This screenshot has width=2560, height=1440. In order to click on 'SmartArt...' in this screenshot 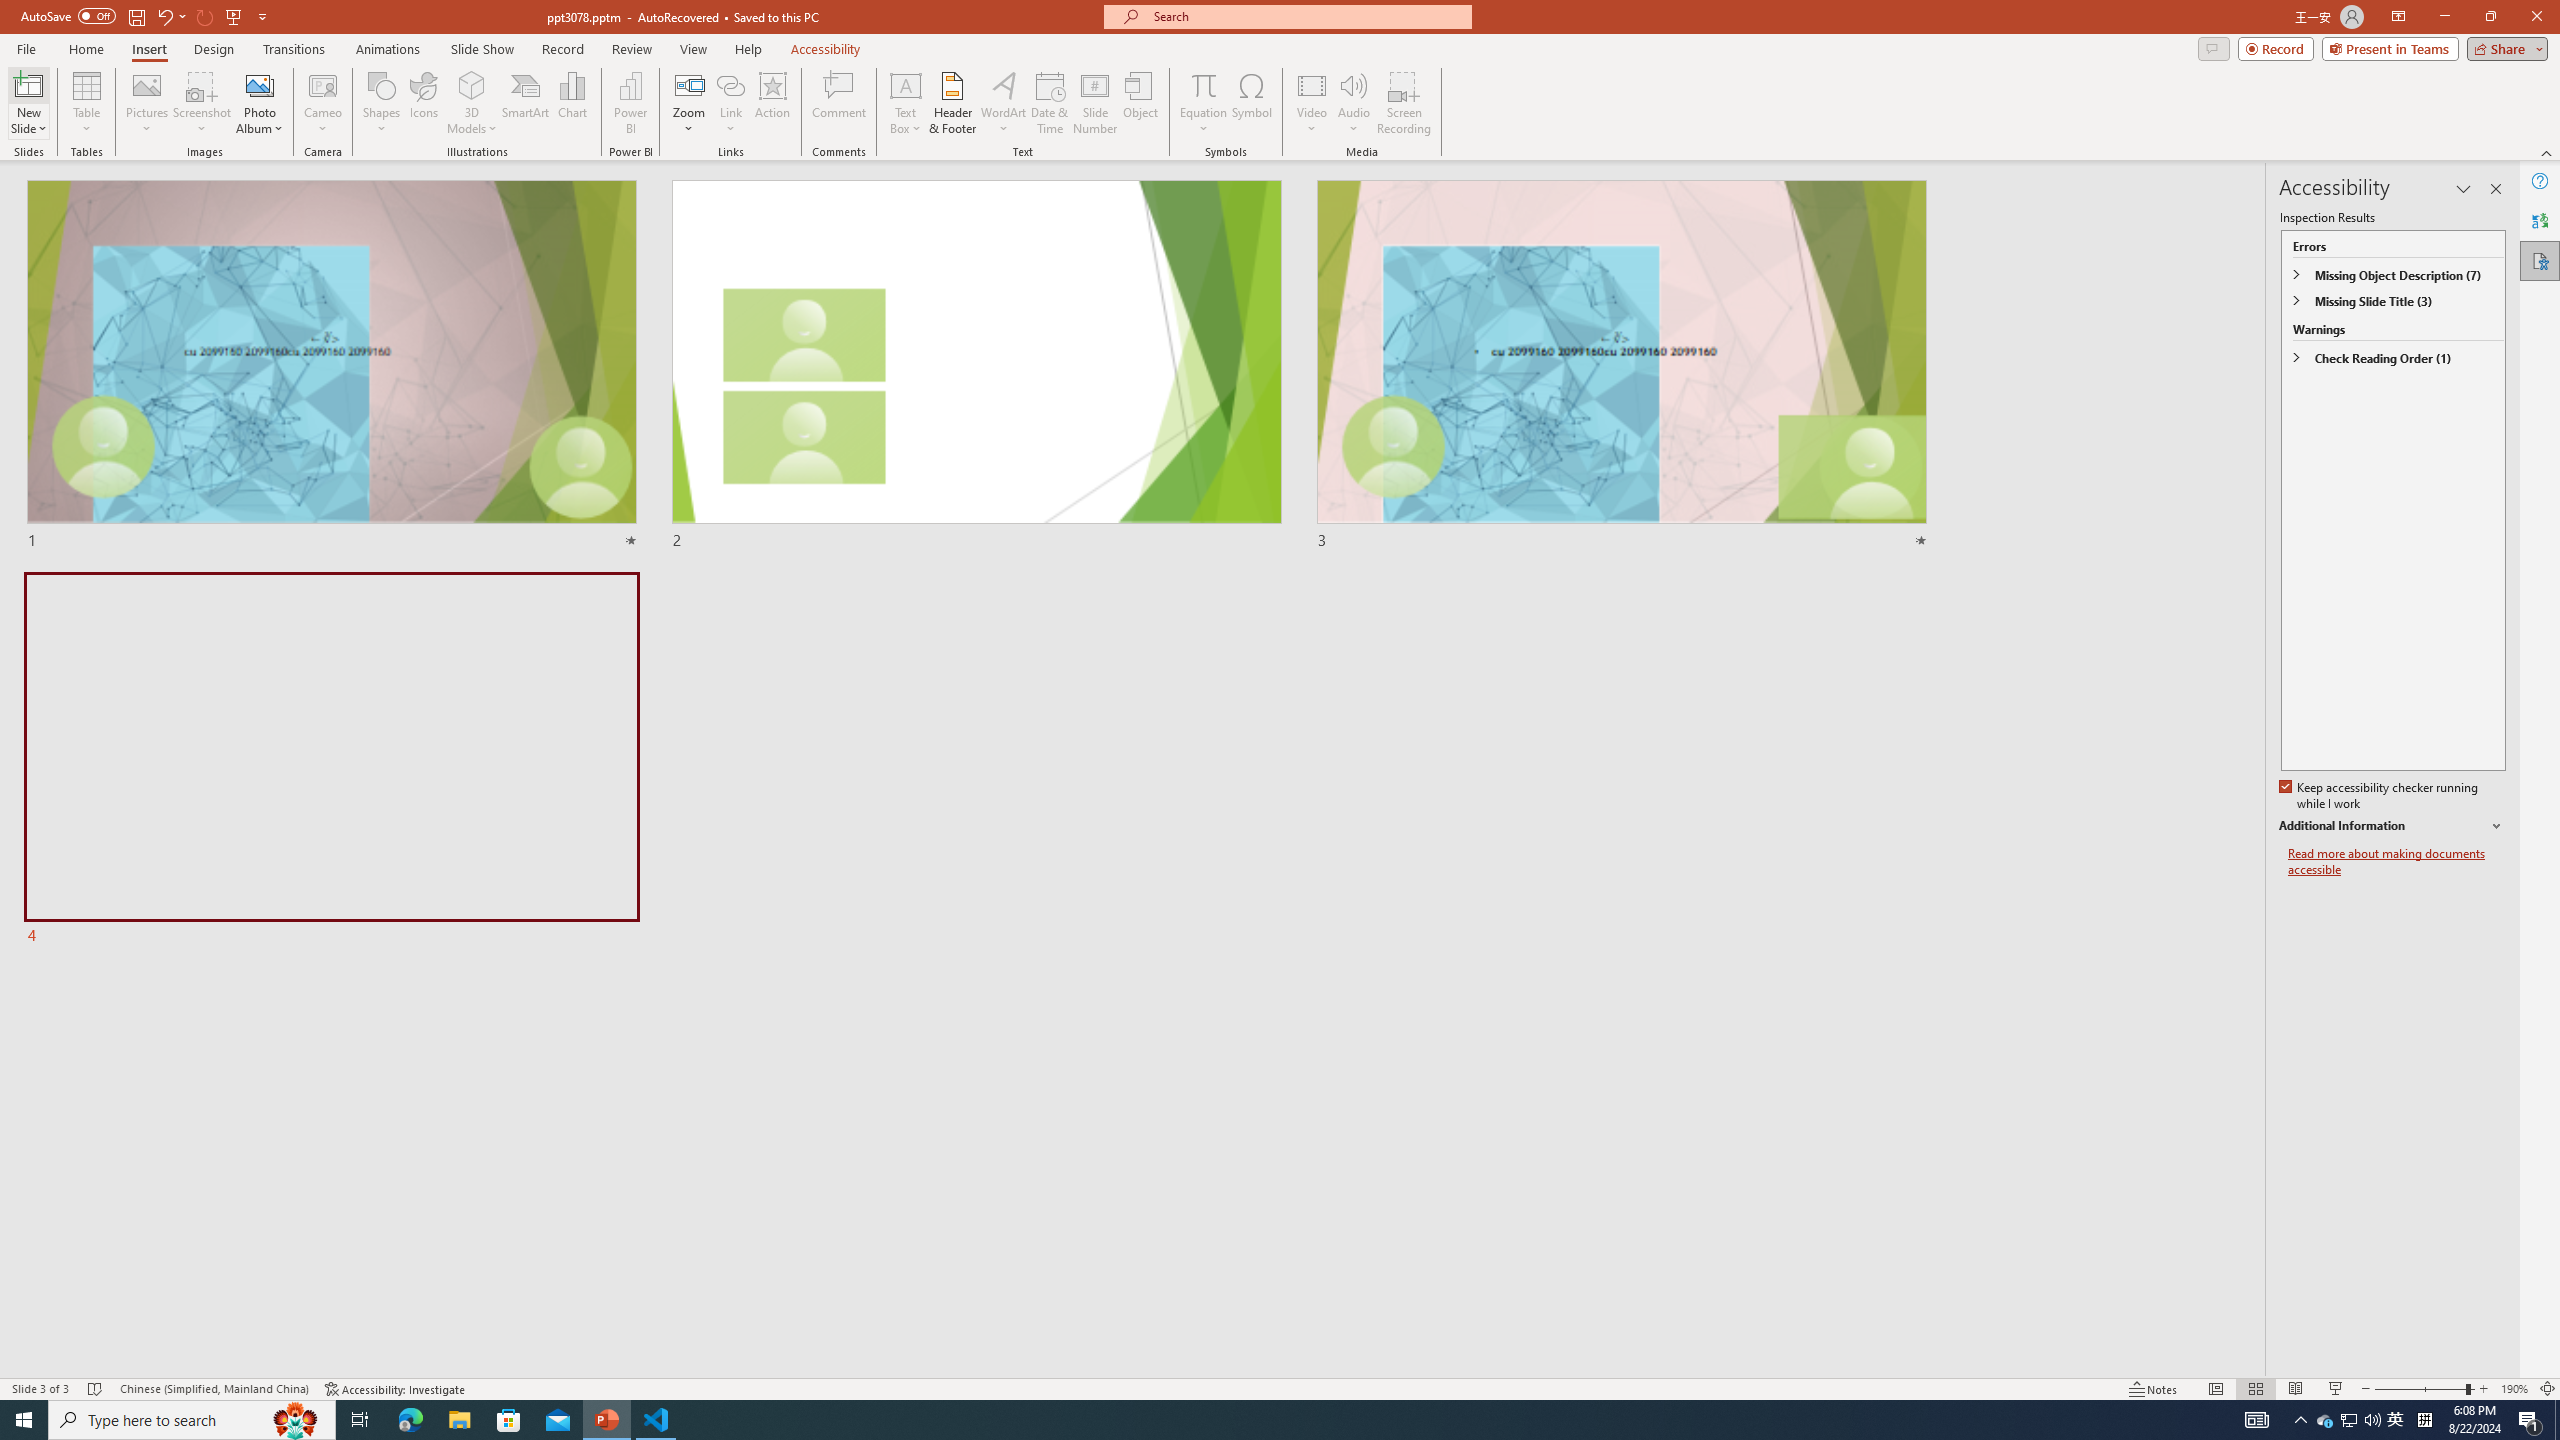, I will do `click(525, 103)`.